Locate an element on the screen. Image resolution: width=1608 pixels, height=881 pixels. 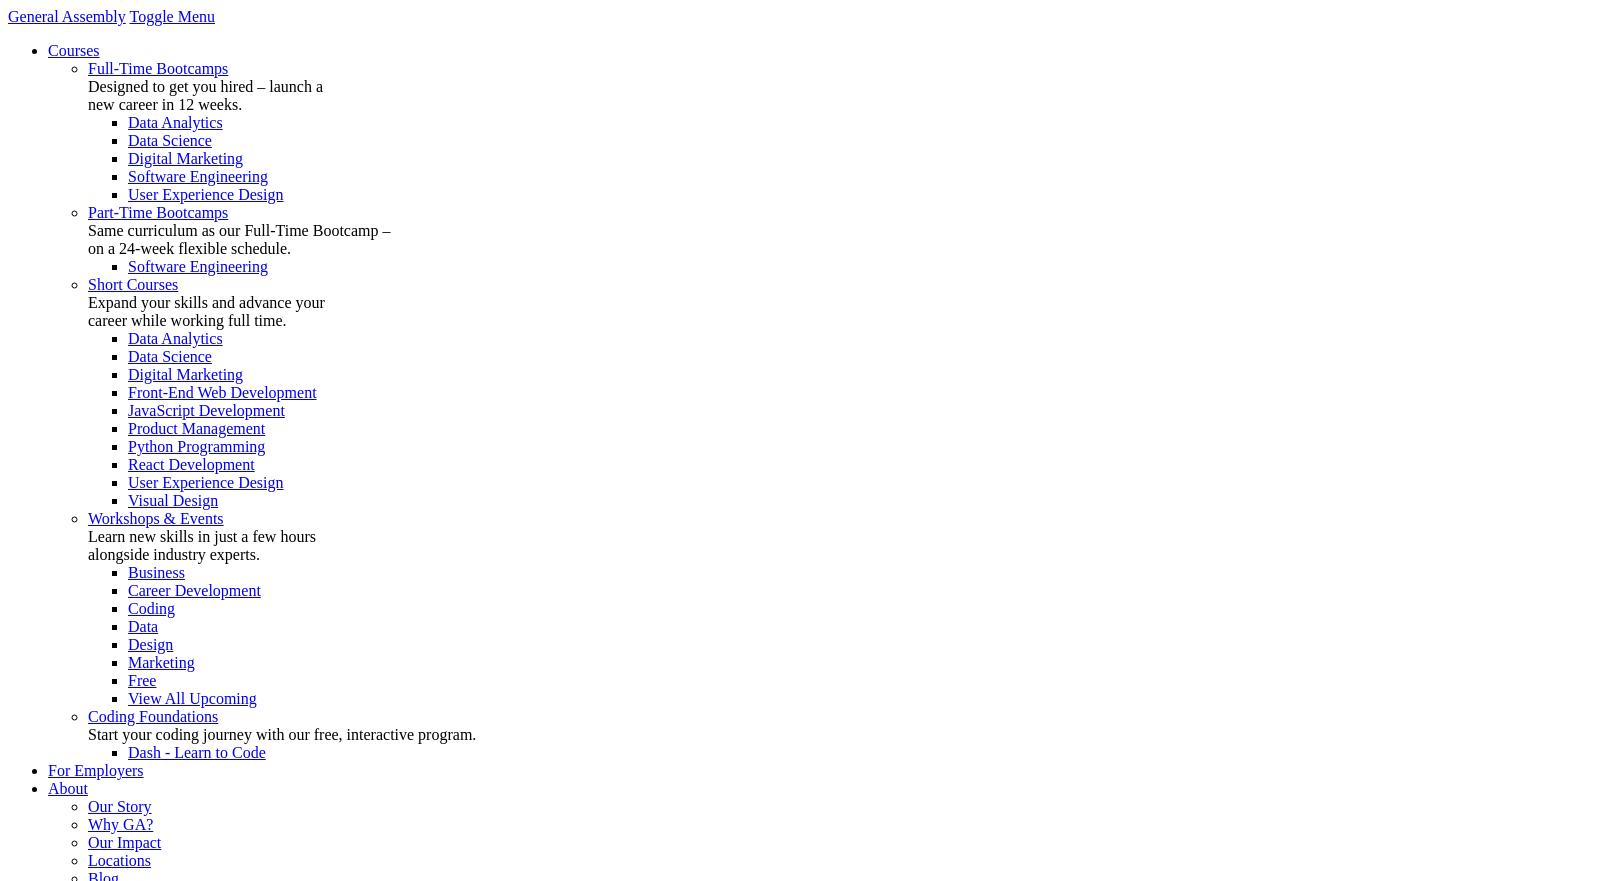
'Career Development' is located at coordinates (192, 590).